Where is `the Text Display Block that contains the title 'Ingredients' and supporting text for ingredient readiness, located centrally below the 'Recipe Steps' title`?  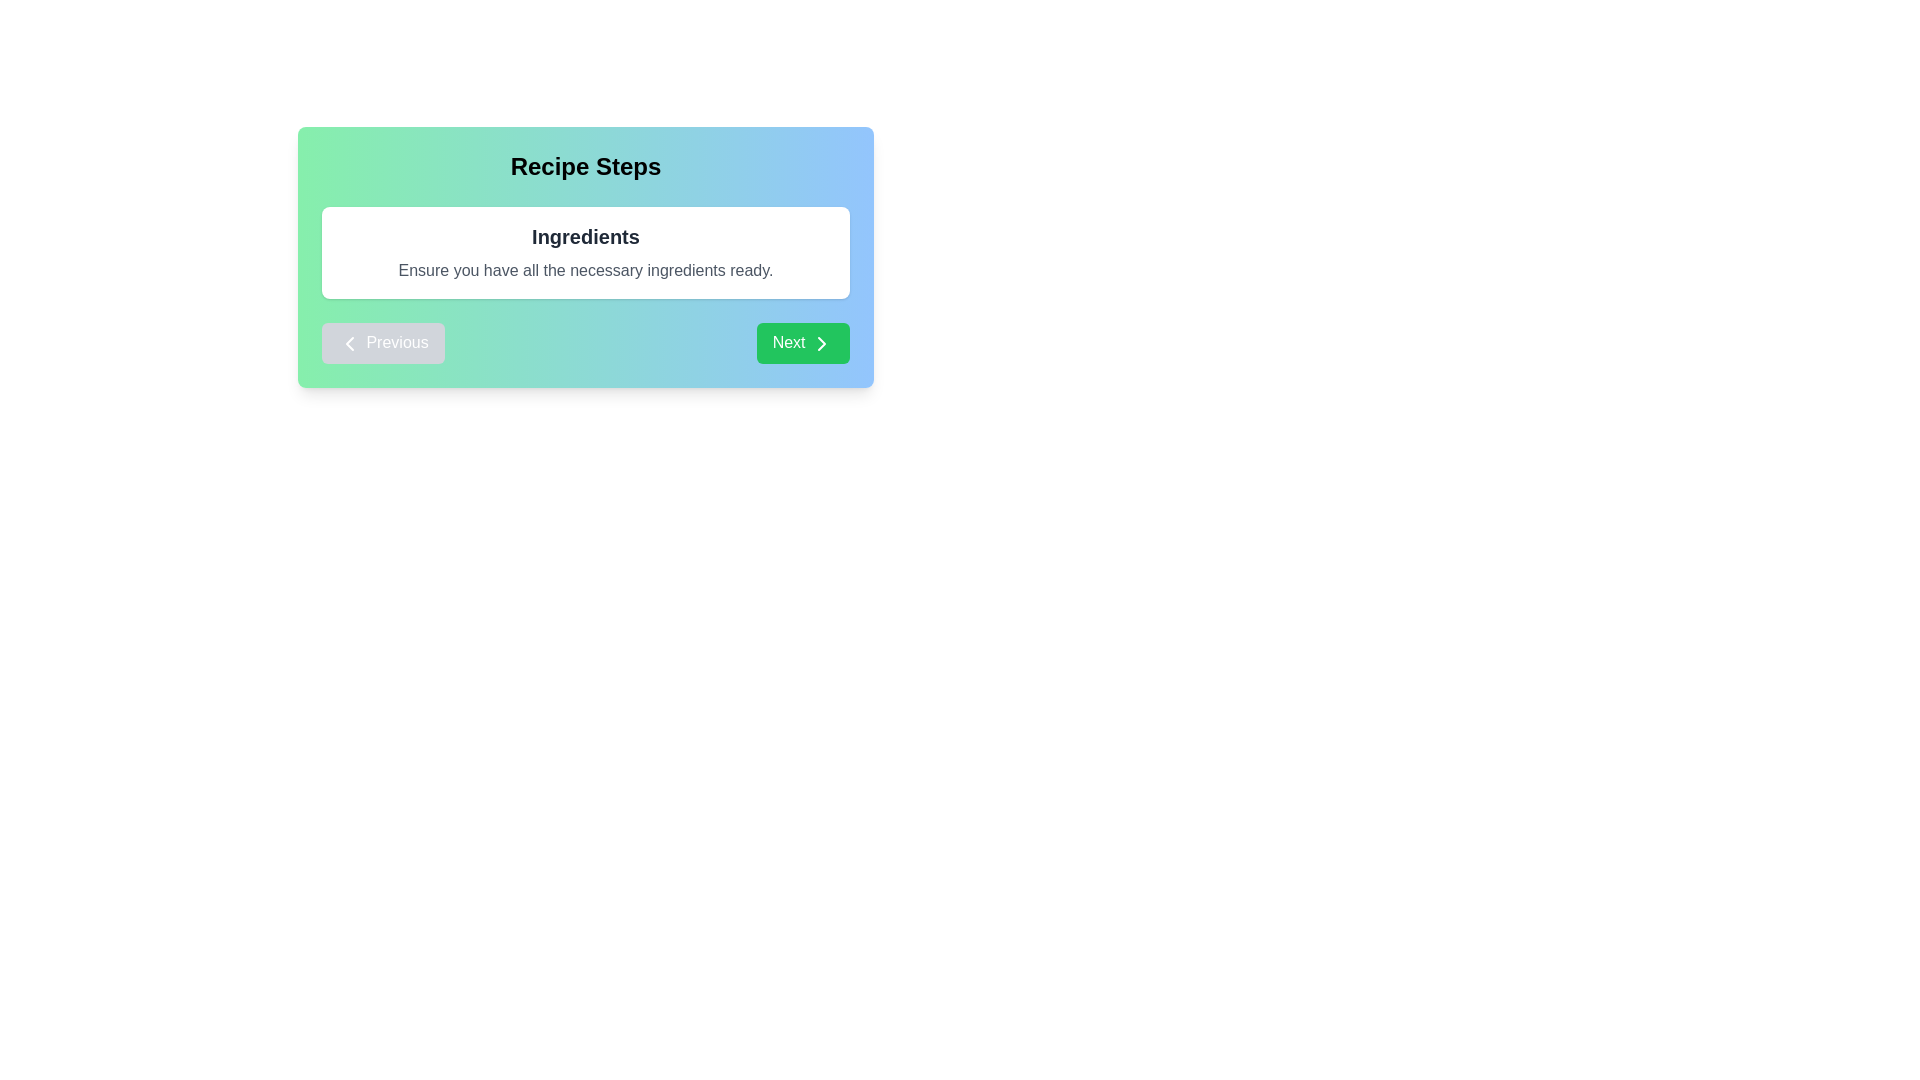 the Text Display Block that contains the title 'Ingredients' and supporting text for ingredient readiness, located centrally below the 'Recipe Steps' title is located at coordinates (584, 252).